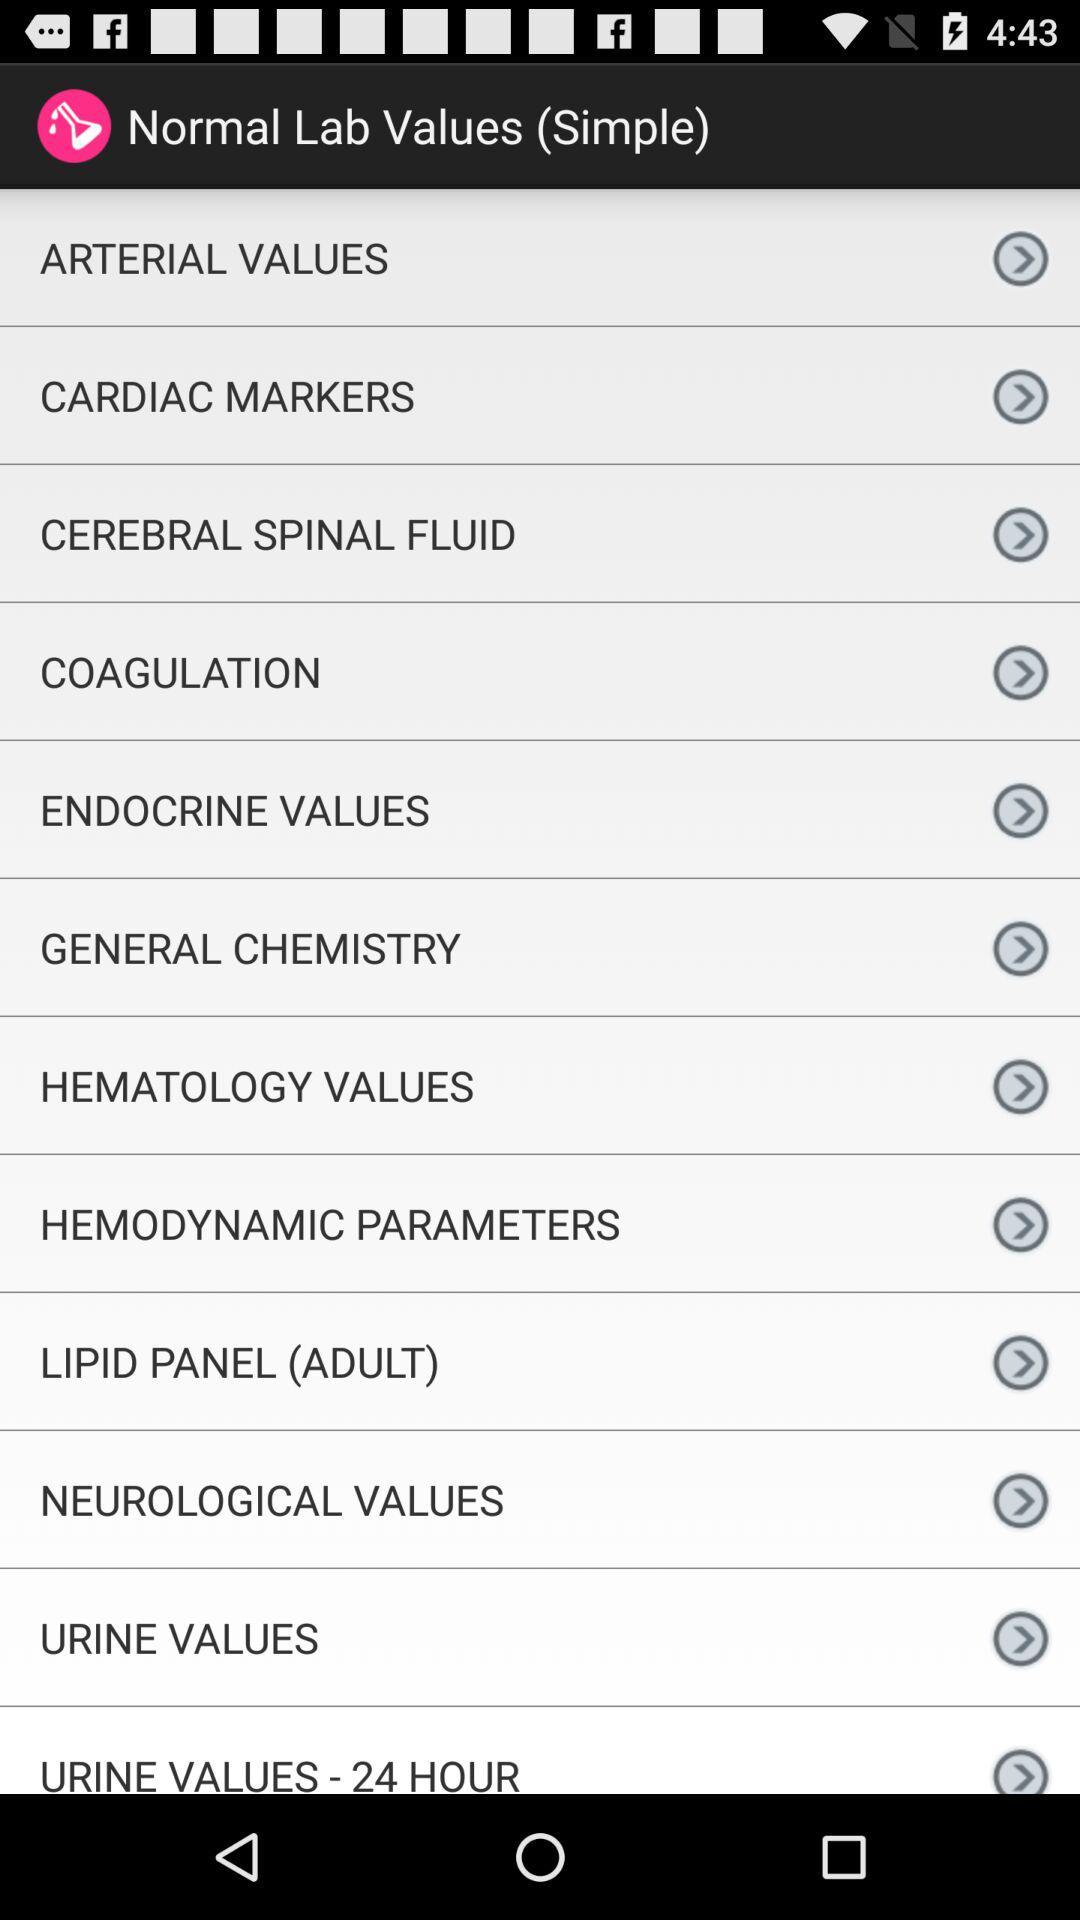 The width and height of the screenshot is (1080, 1920). I want to click on item below the cerebral spinal fluid icon, so click(480, 671).